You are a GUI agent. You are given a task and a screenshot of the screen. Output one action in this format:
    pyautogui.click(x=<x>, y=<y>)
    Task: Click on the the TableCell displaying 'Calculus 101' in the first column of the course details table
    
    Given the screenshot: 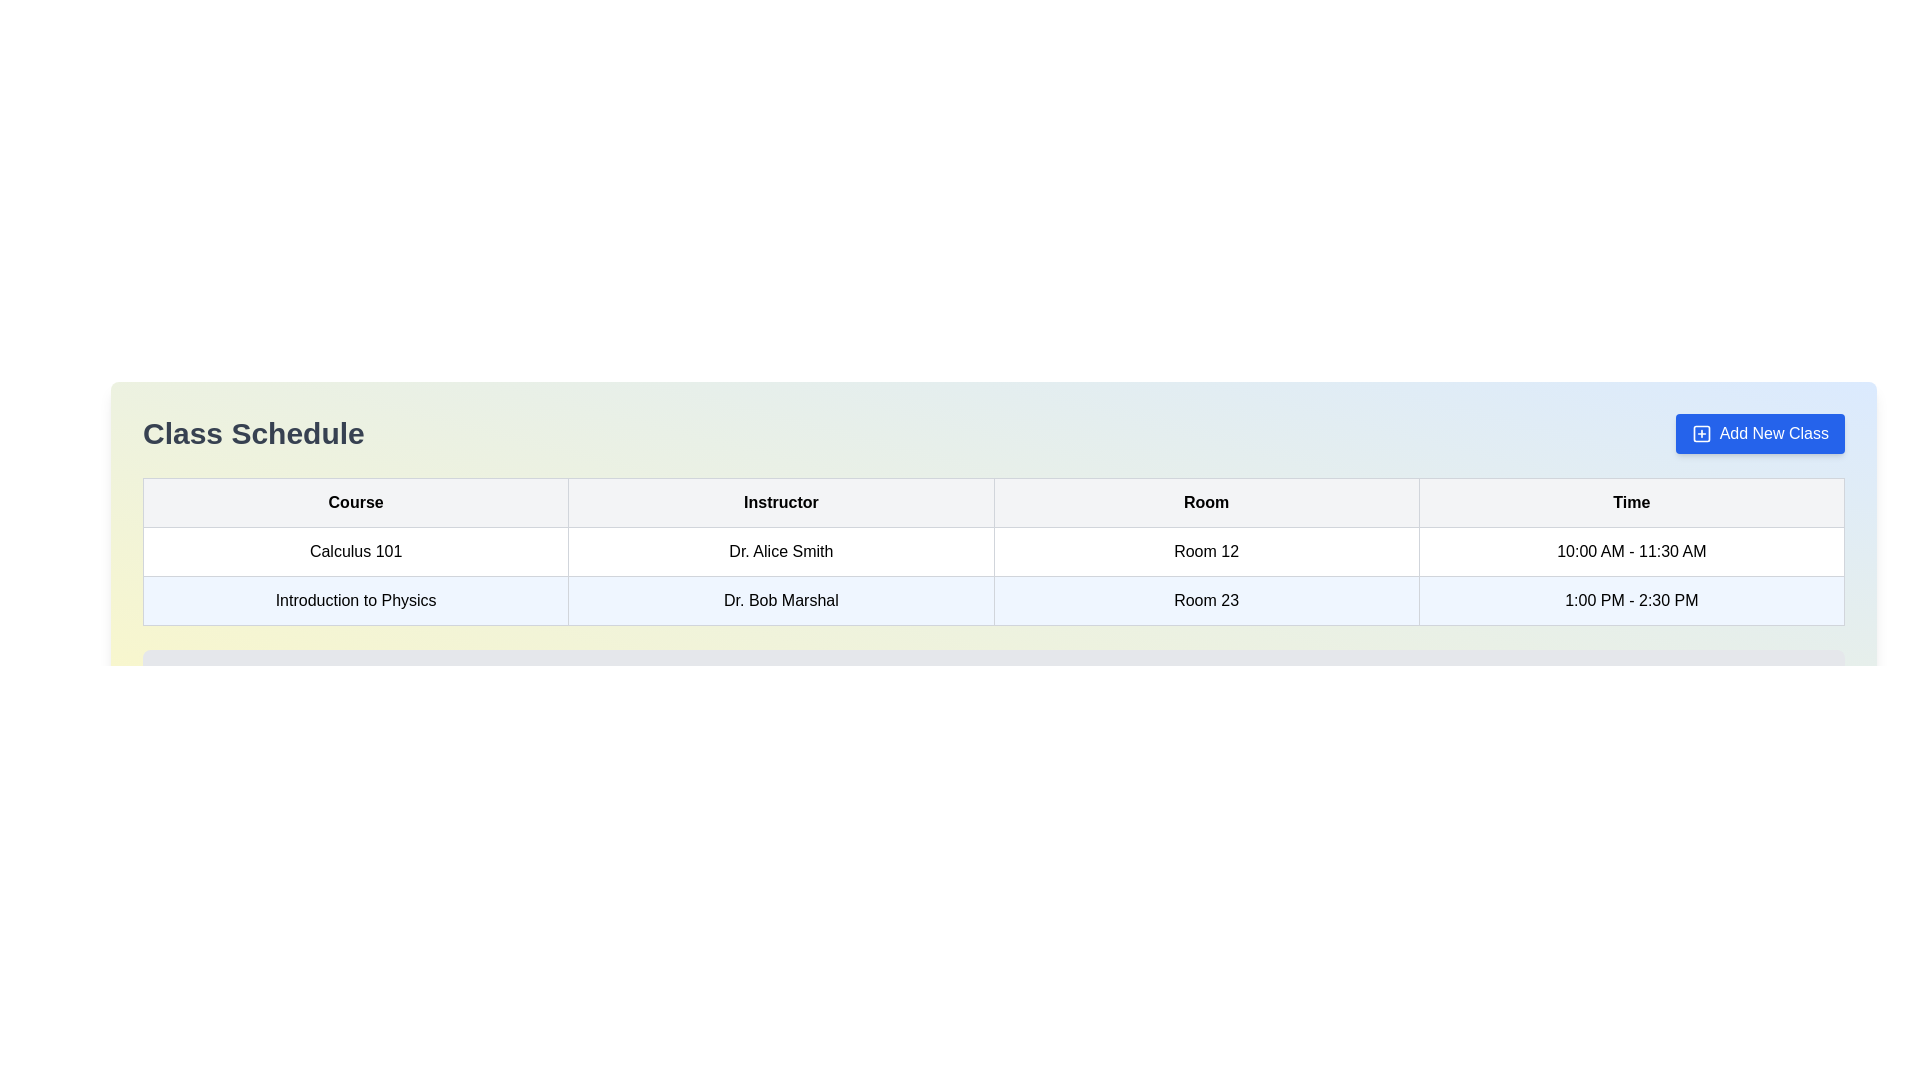 What is the action you would take?
    pyautogui.click(x=356, y=551)
    